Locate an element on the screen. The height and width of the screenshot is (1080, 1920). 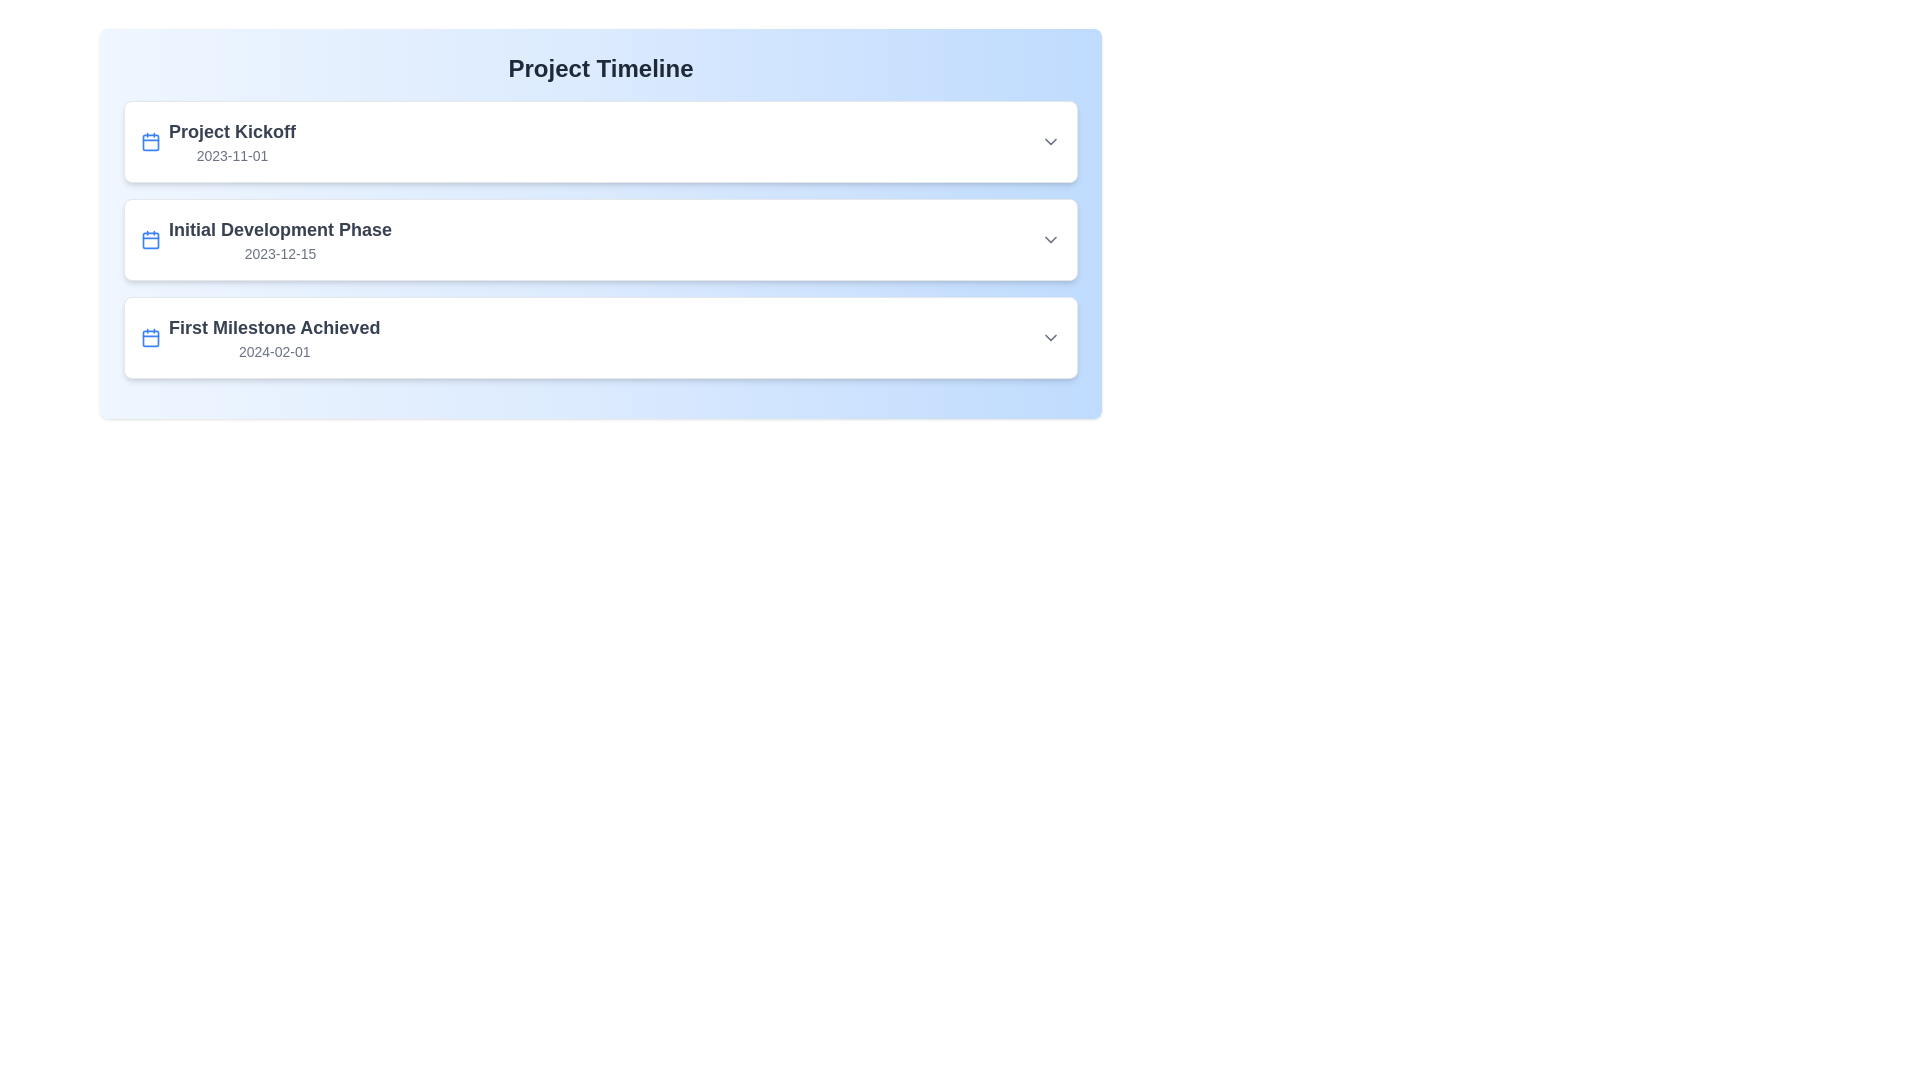
text label for the milestone details titled 'Project Kickoff' located in the first item of the vertical list under the 'Project Timeline' section is located at coordinates (232, 141).